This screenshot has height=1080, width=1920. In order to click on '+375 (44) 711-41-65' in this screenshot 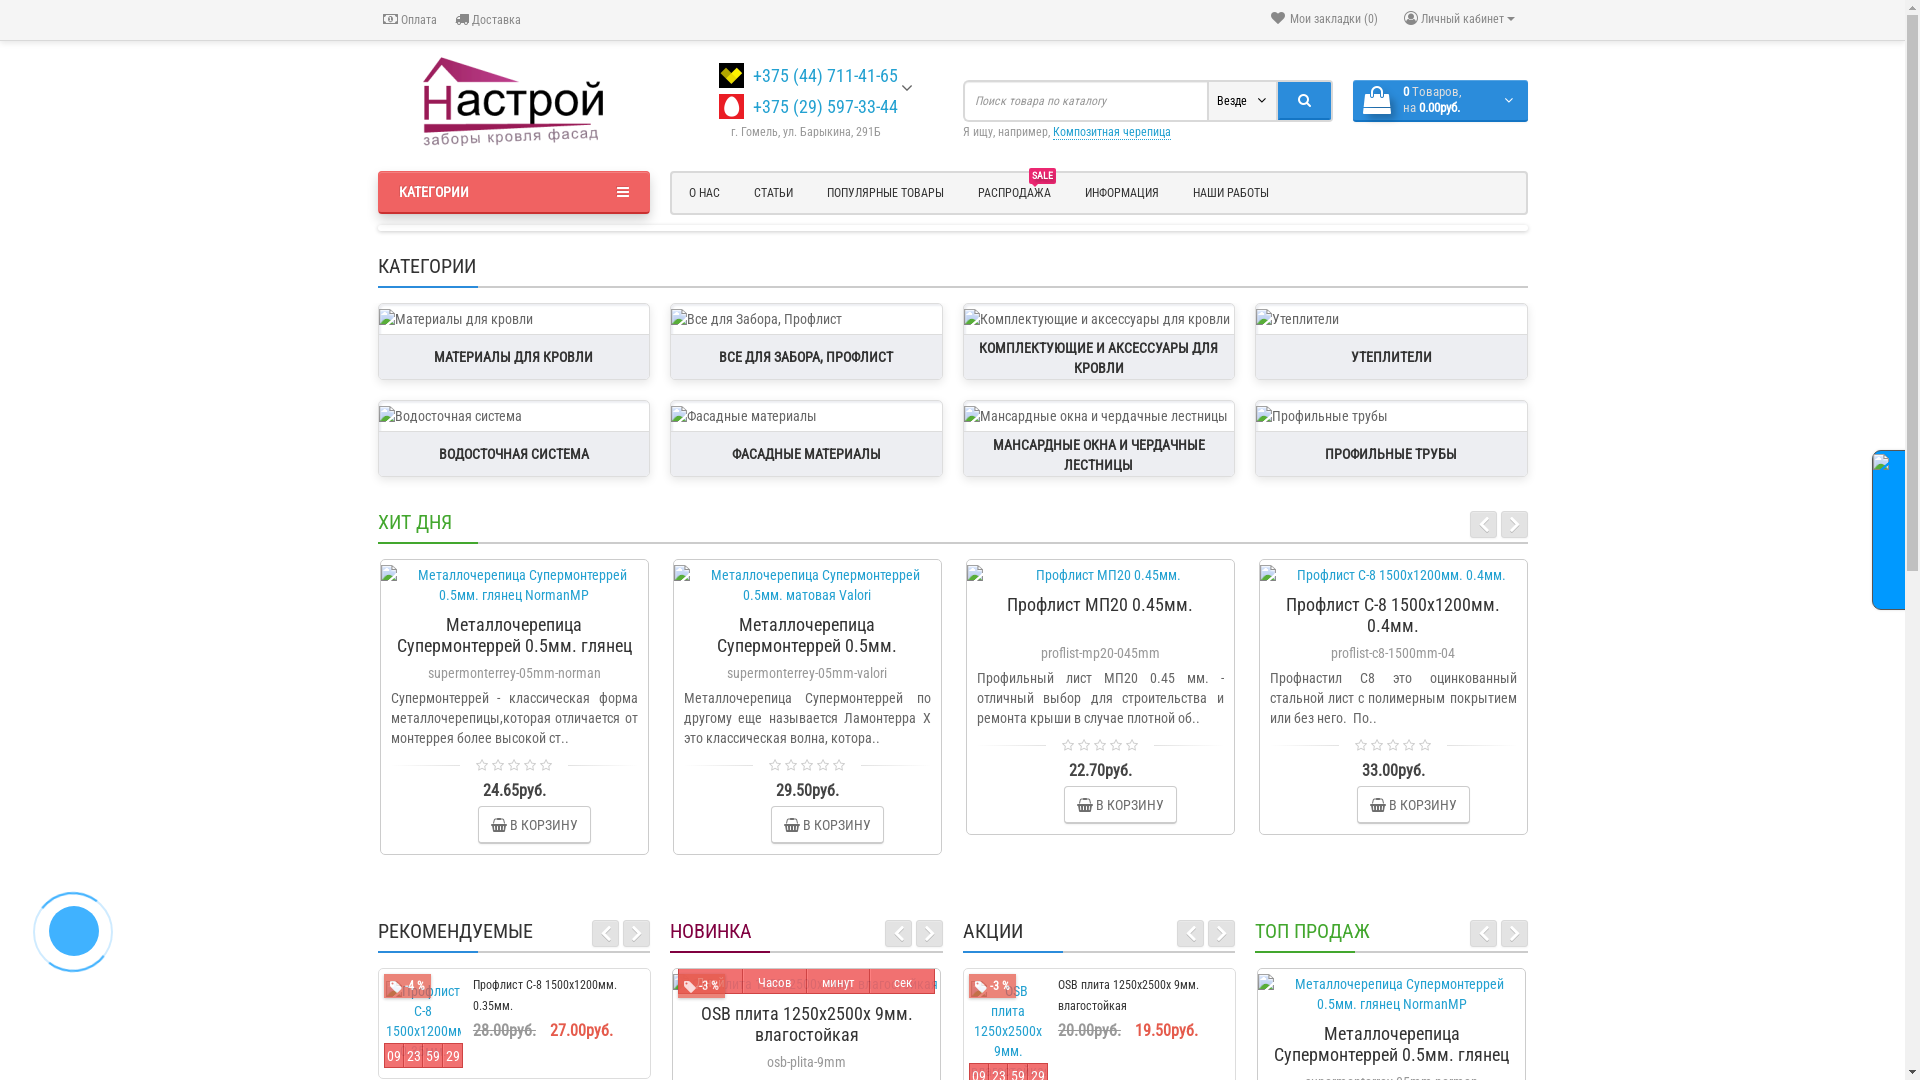, I will do `click(825, 74)`.